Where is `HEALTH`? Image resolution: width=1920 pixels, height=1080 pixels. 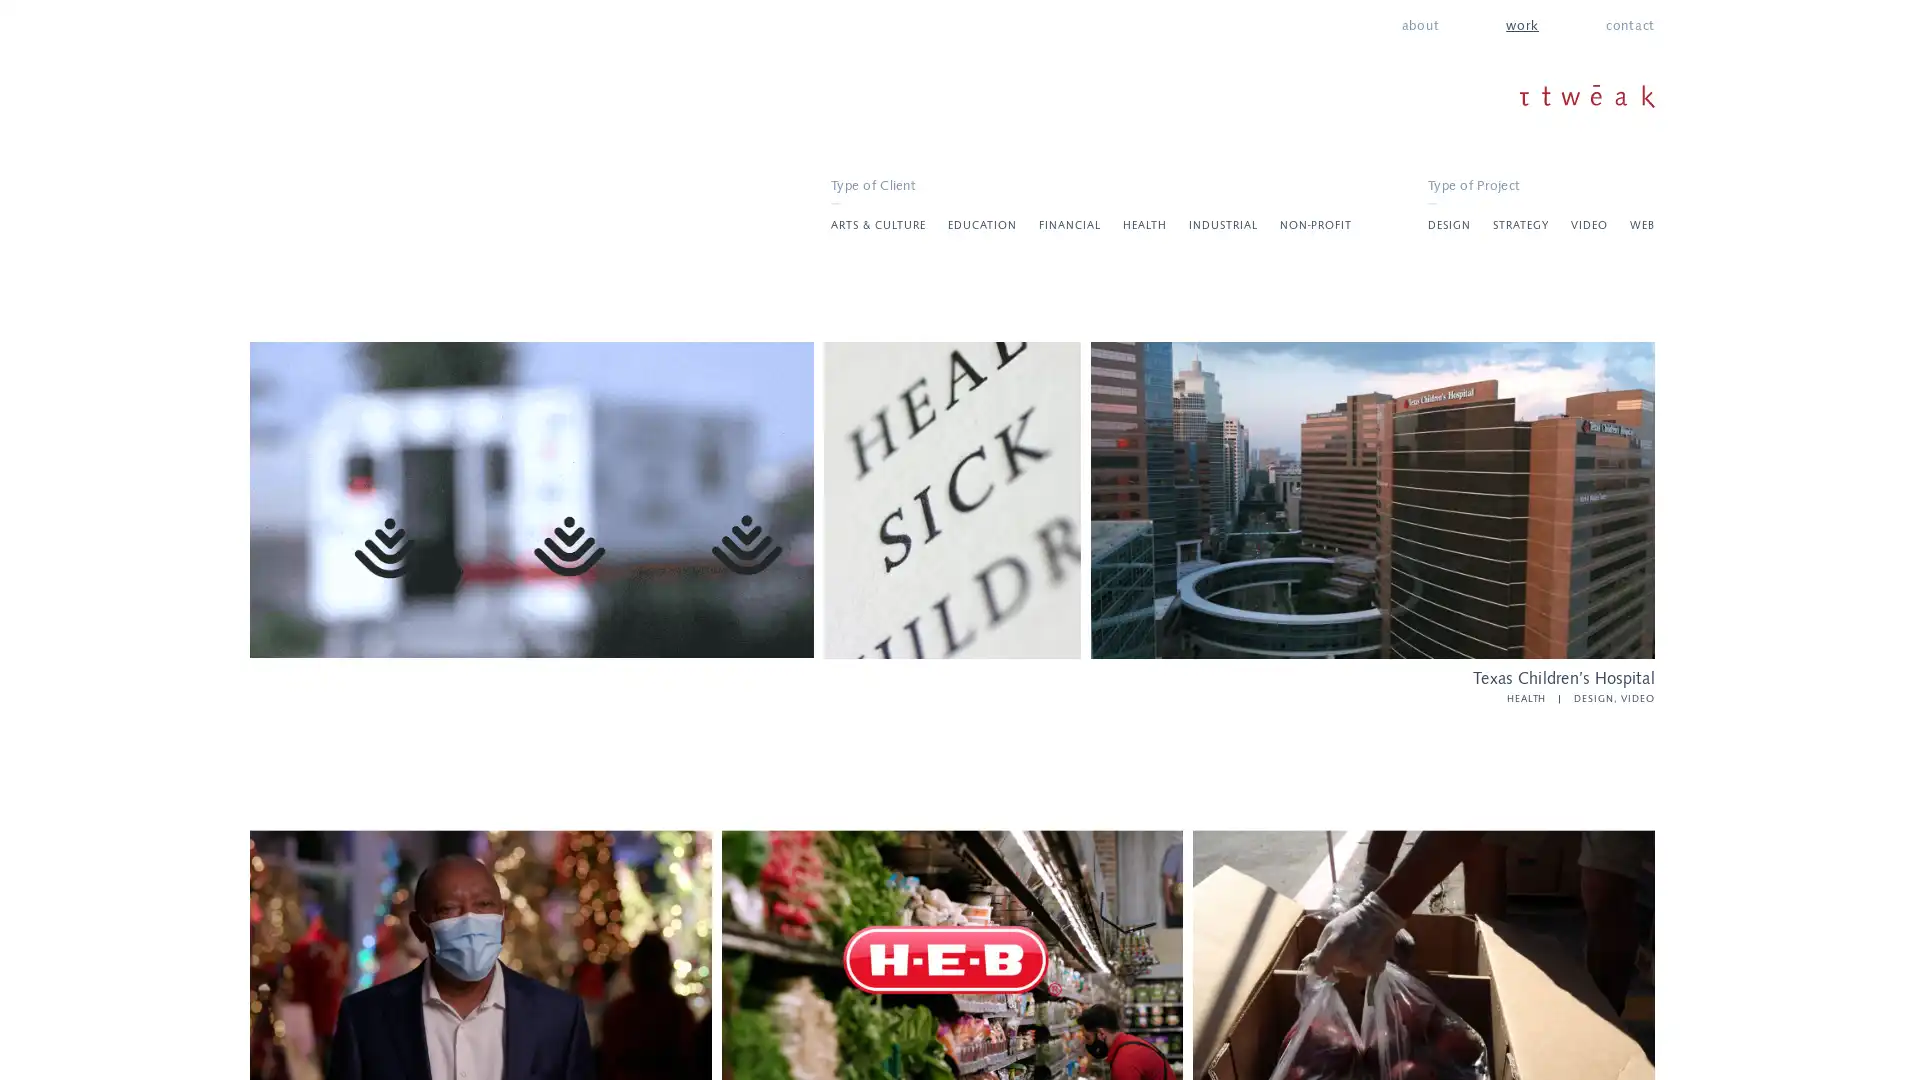 HEALTH is located at coordinates (1145, 225).